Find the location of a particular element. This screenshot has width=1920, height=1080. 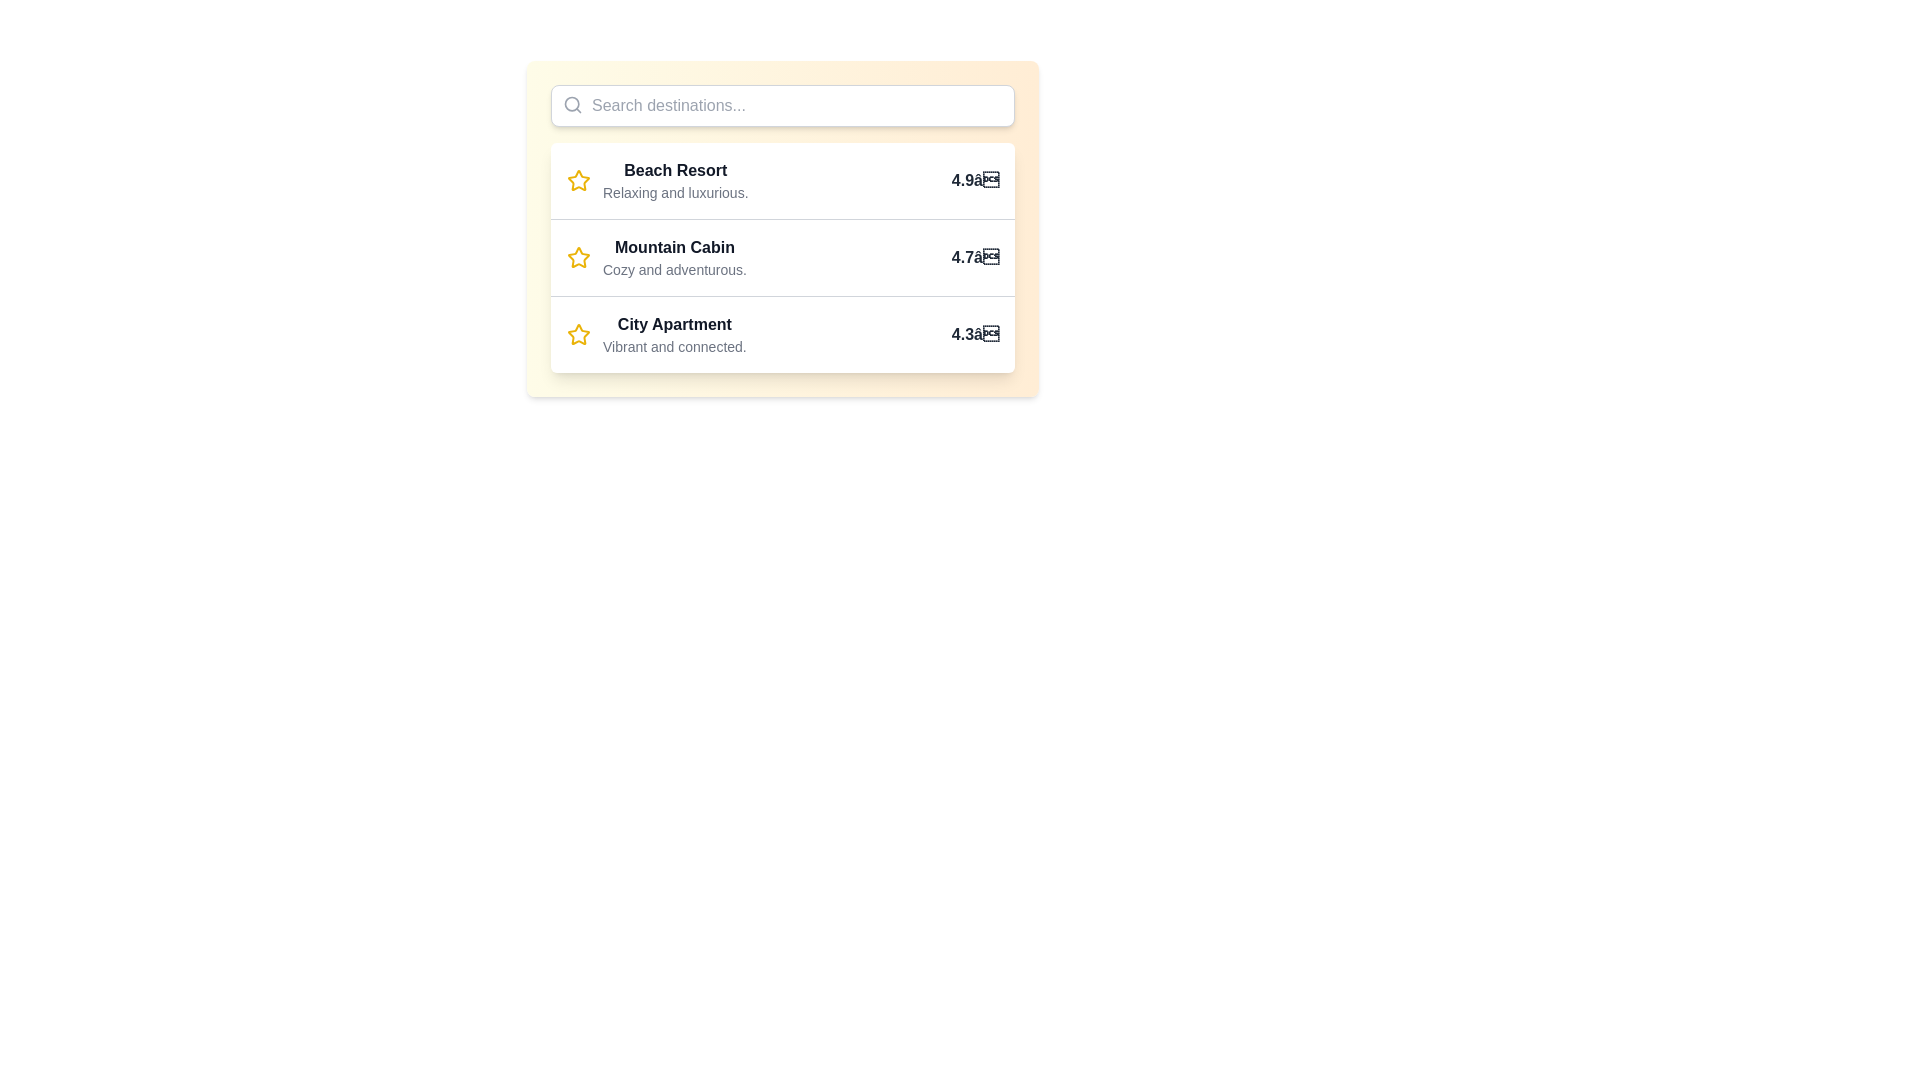

the yellow star icon with a hollow center and thick borders, located in the third entry next to the text 'City Apartment' is located at coordinates (578, 334).